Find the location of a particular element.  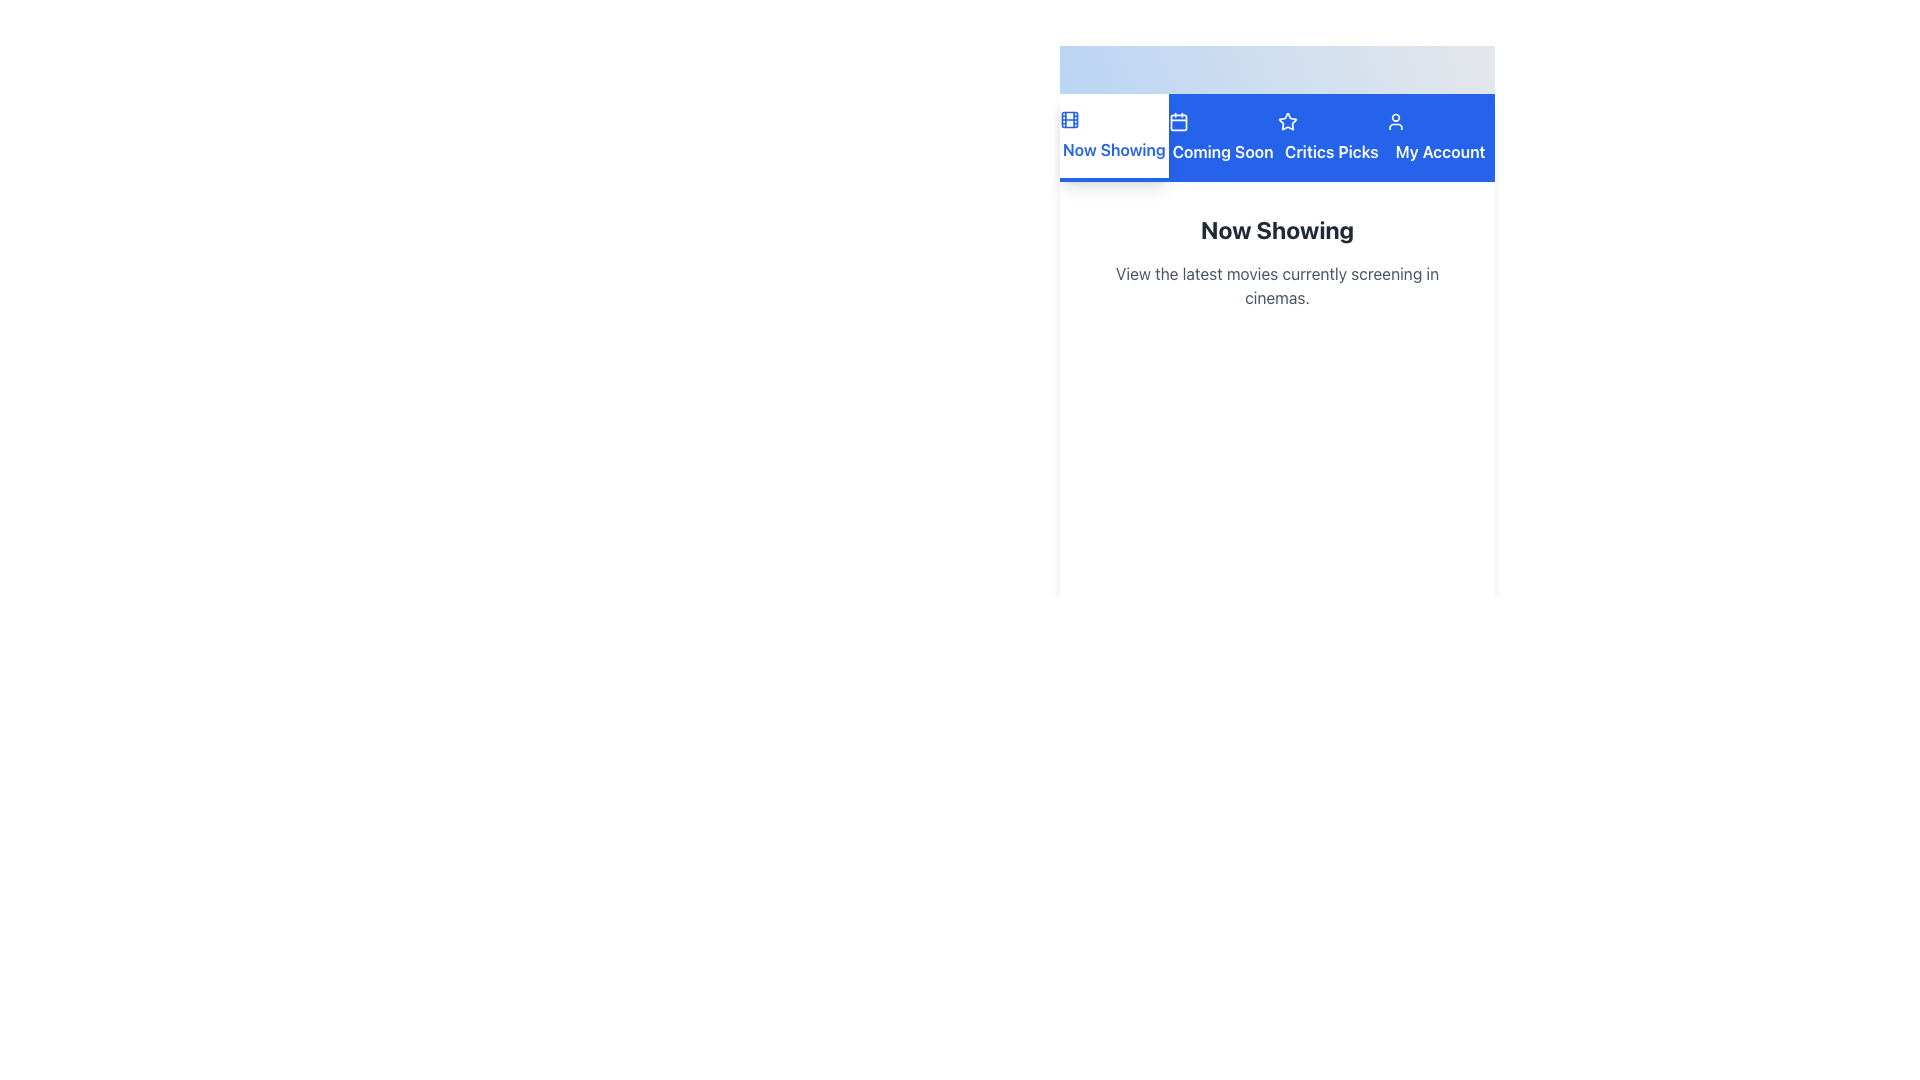

the 'Critics Picks' icon located is located at coordinates (1286, 120).